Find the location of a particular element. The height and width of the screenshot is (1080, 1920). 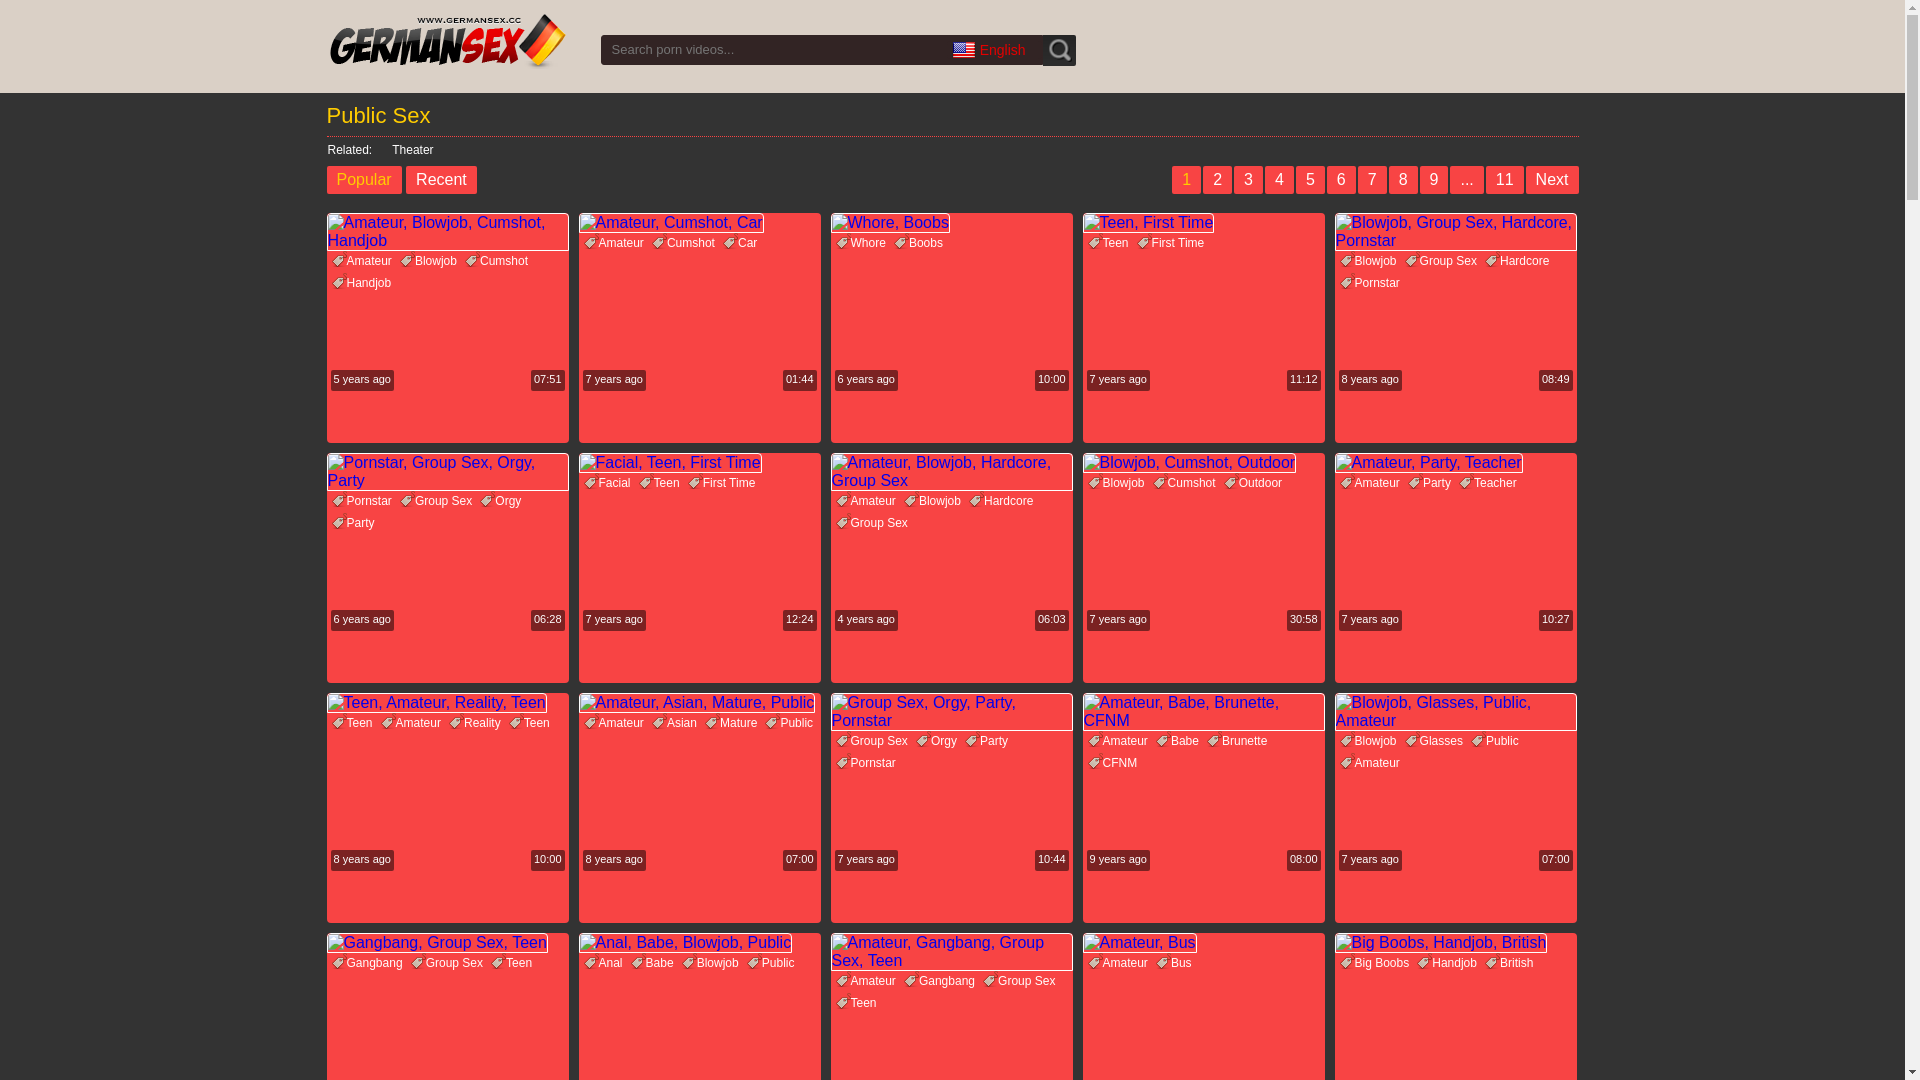

'Handjob' is located at coordinates (364, 282).